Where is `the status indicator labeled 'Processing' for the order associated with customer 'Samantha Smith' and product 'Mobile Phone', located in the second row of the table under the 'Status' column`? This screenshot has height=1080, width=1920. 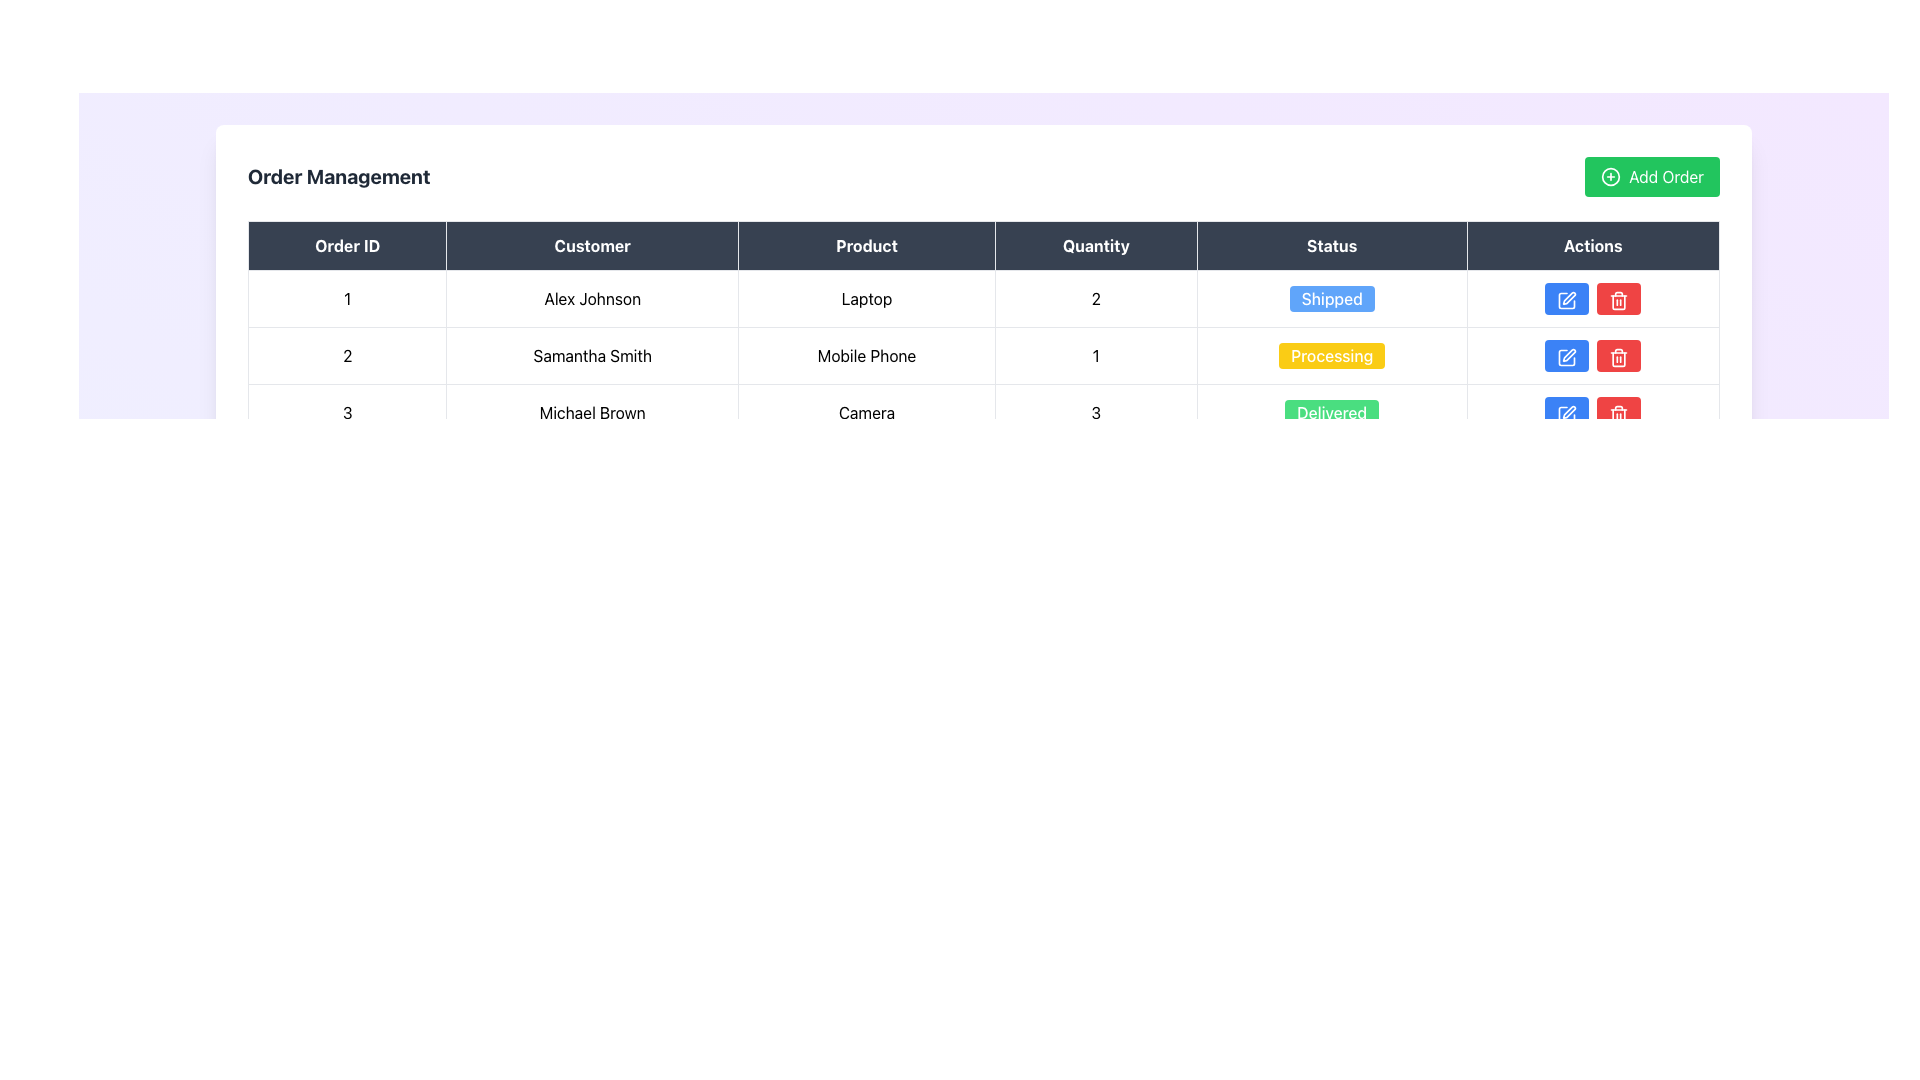
the status indicator labeled 'Processing' for the order associated with customer 'Samantha Smith' and product 'Mobile Phone', located in the second row of the table under the 'Status' column is located at coordinates (1332, 354).